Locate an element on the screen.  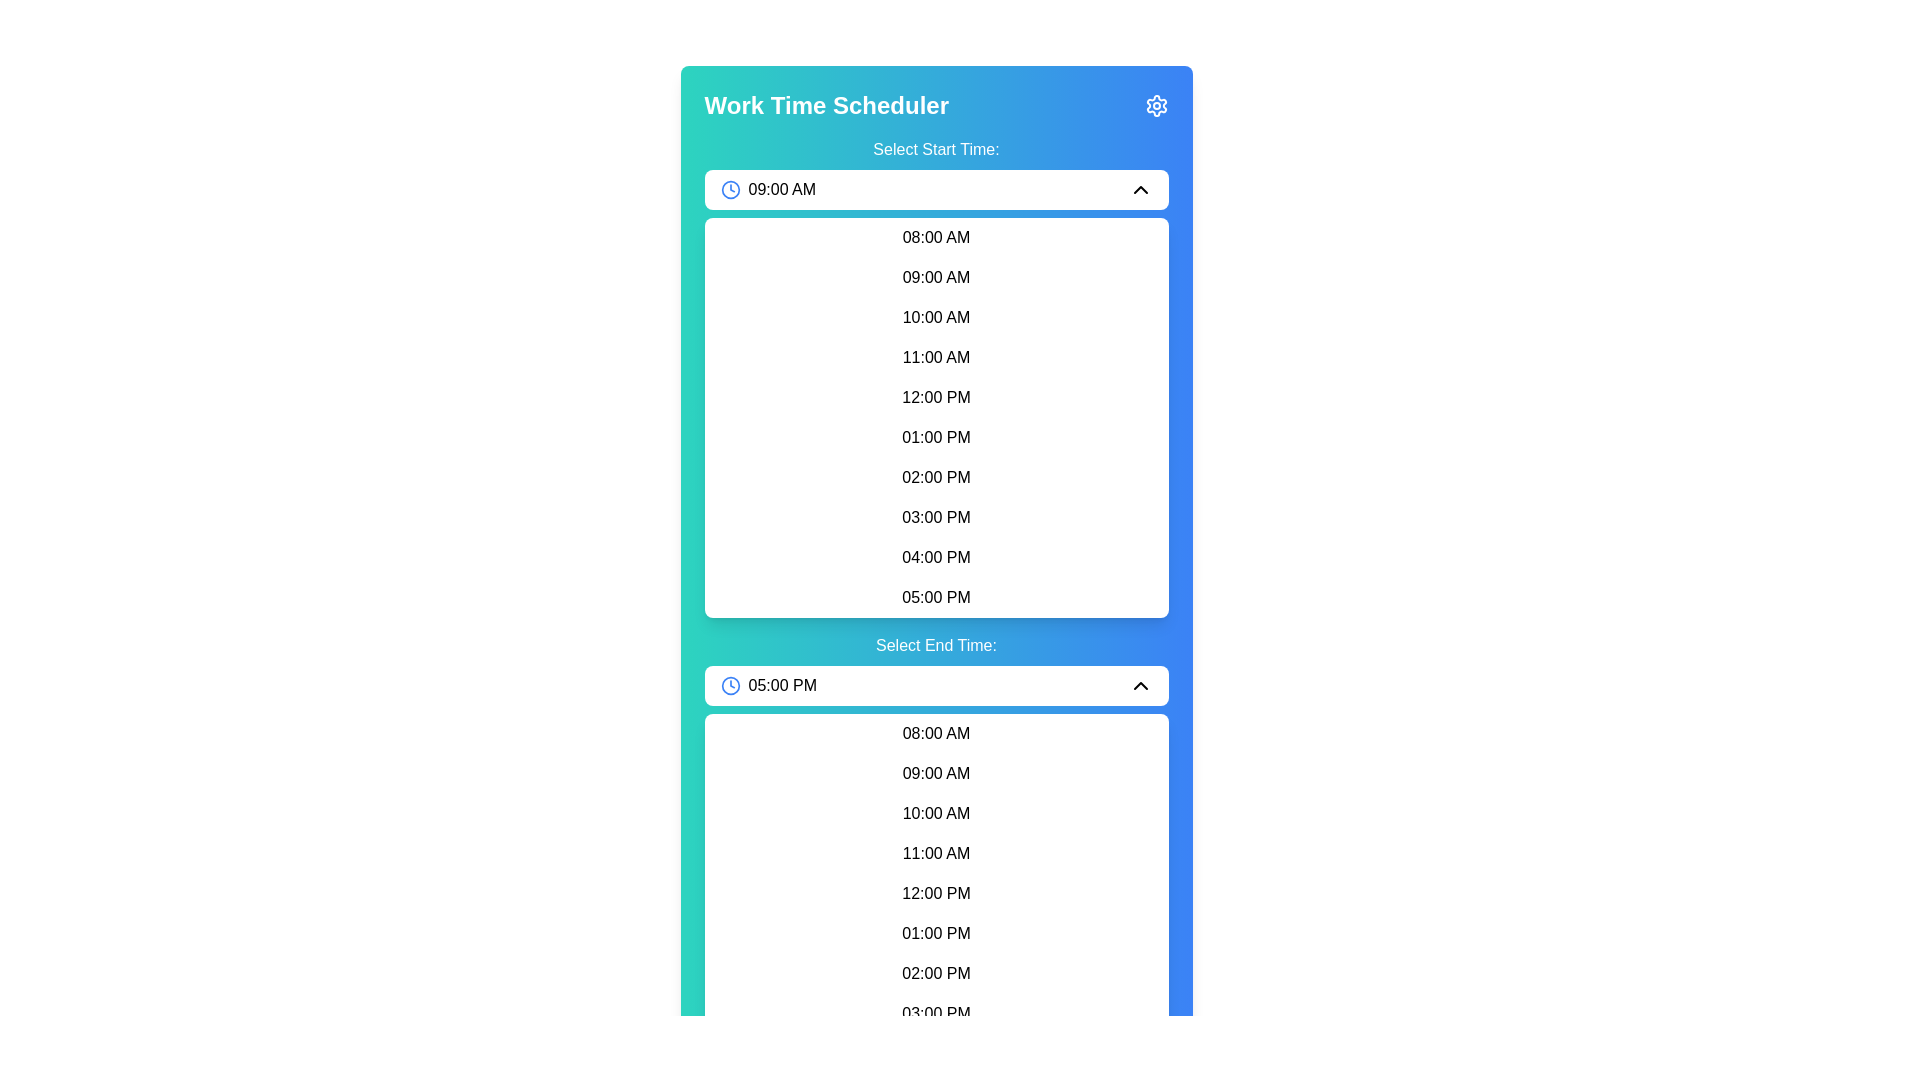
the selectable time slot label located centrally in the scheduling interface, which is the fifth item in a vertical list of time options is located at coordinates (935, 397).